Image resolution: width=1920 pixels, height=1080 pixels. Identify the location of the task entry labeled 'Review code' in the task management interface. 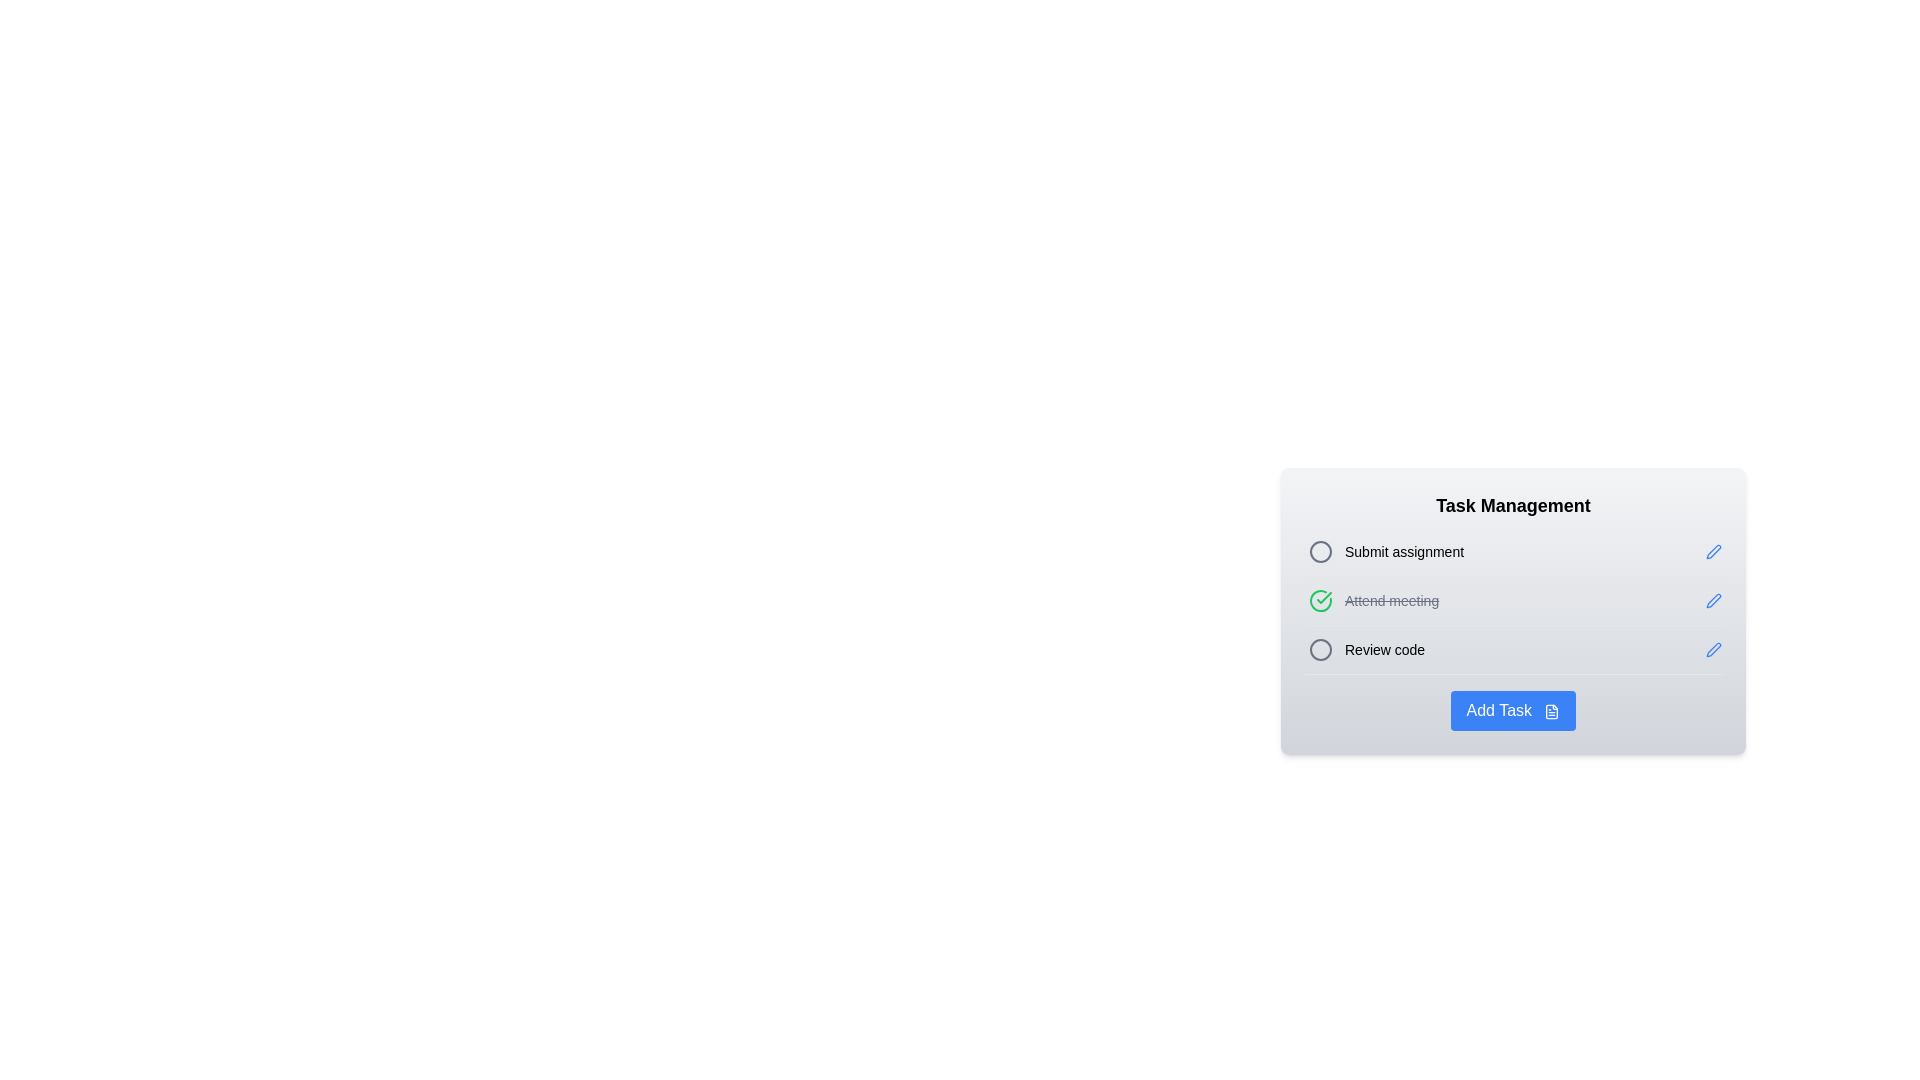
(1364, 650).